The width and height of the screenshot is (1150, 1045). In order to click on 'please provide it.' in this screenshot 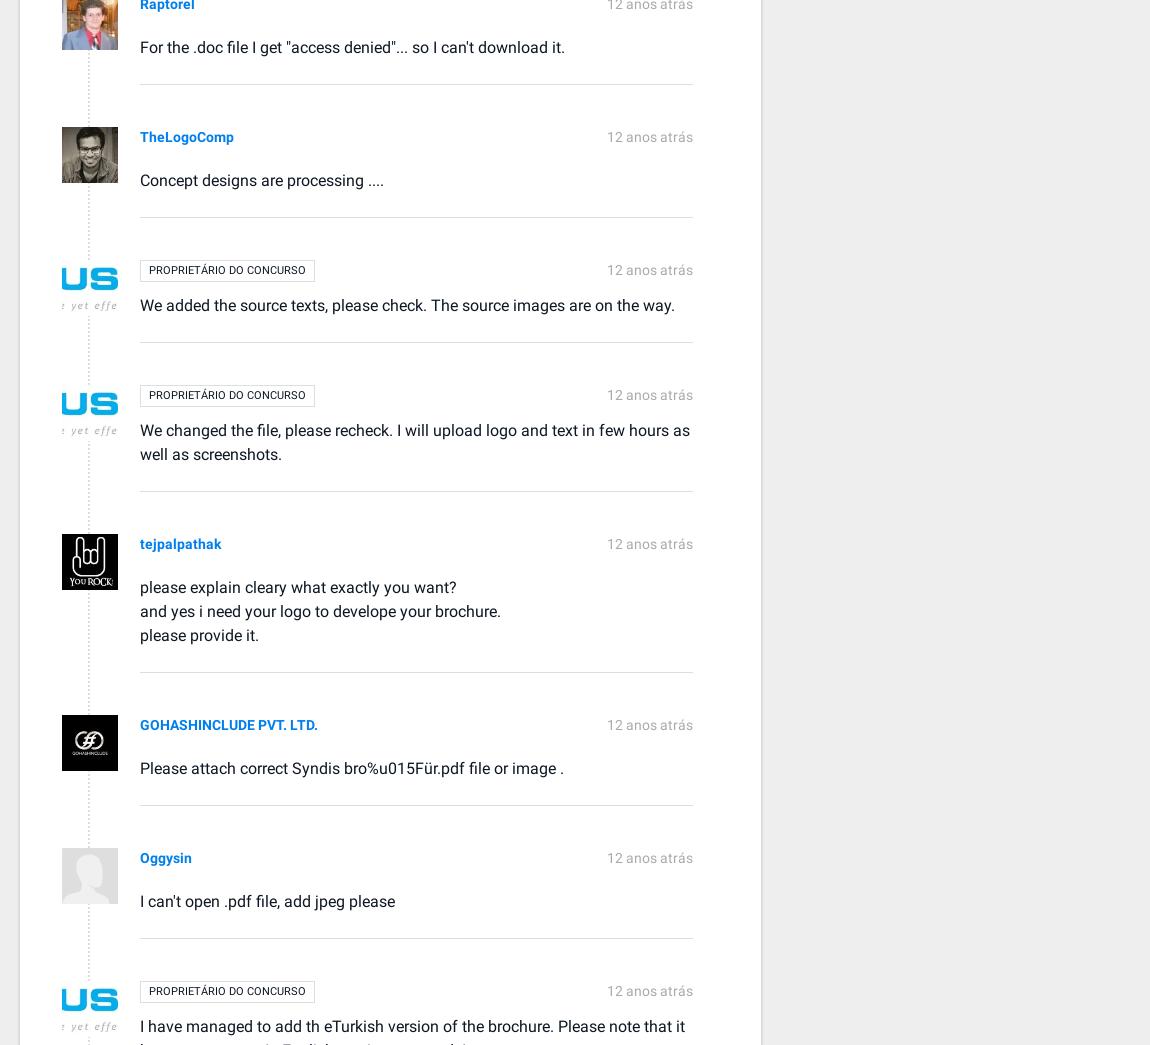, I will do `click(198, 633)`.